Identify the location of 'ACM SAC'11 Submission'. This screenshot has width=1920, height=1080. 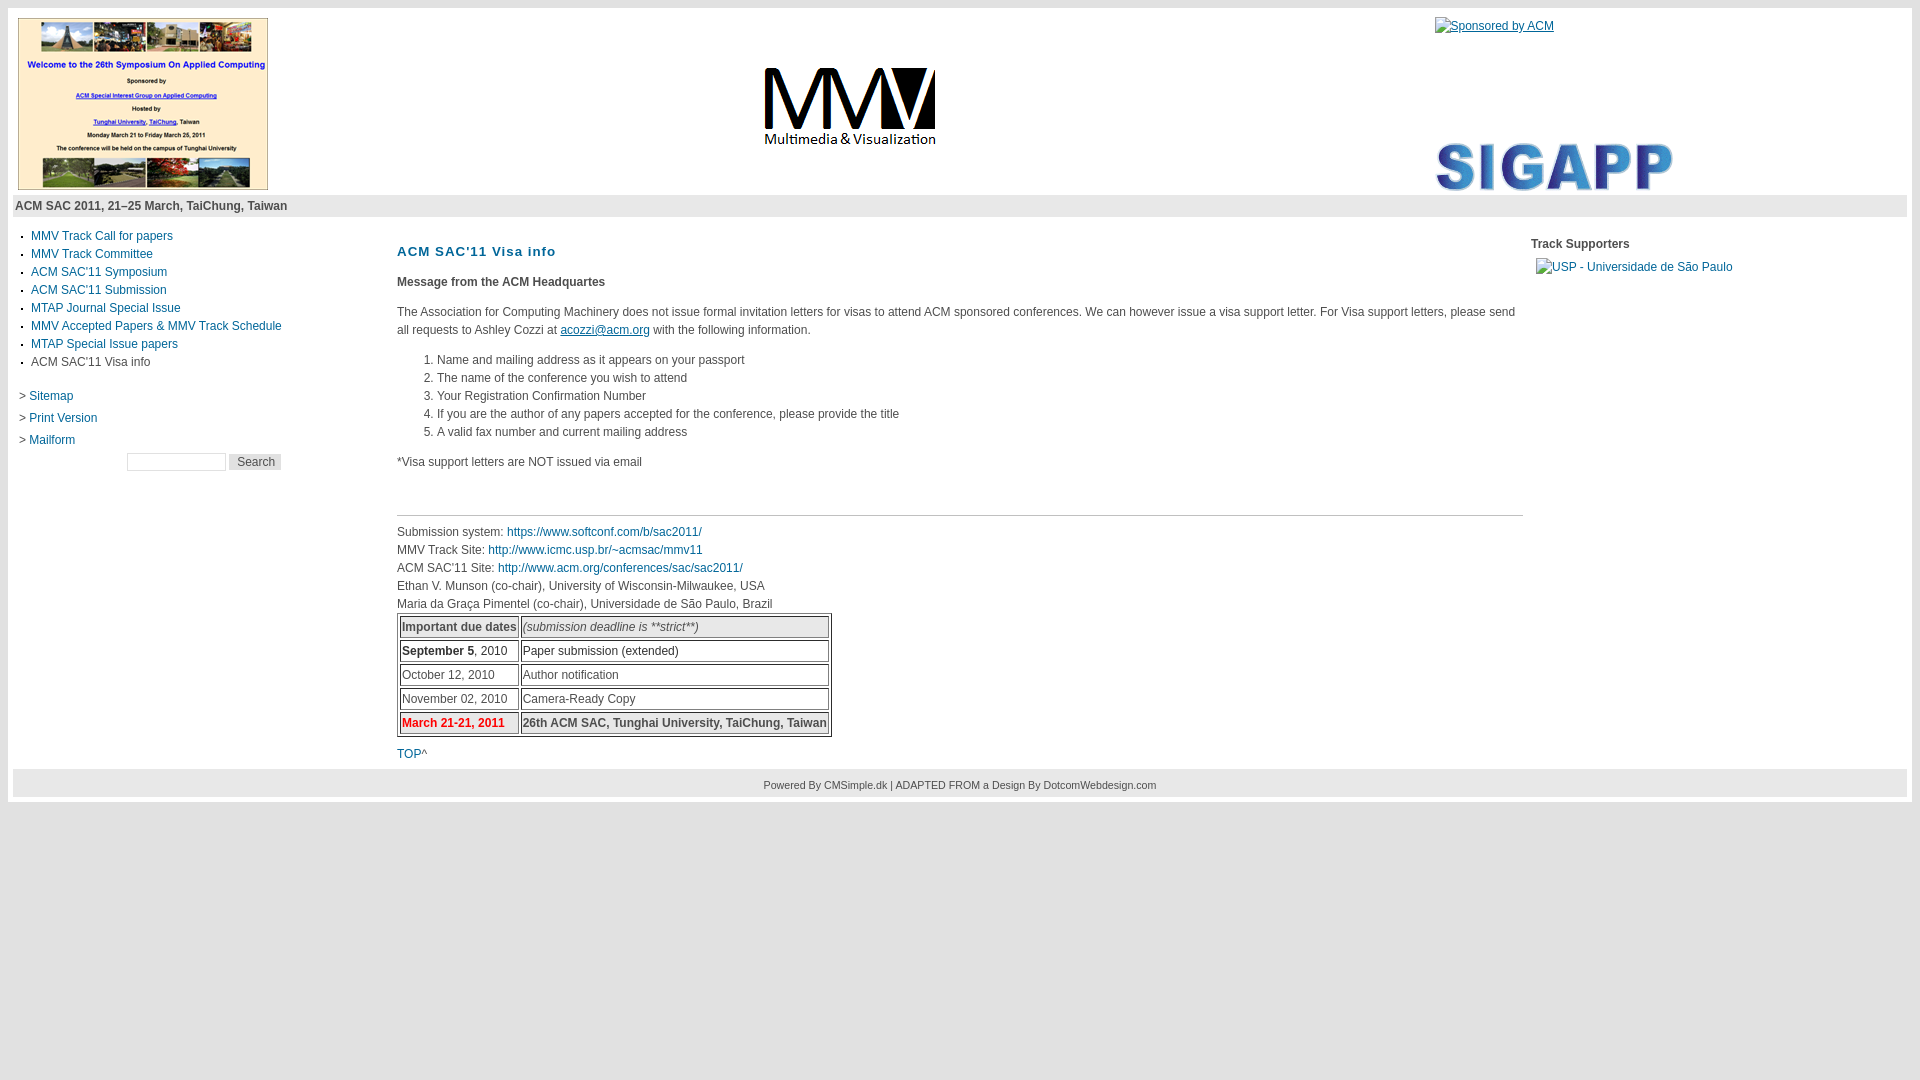
(98, 289).